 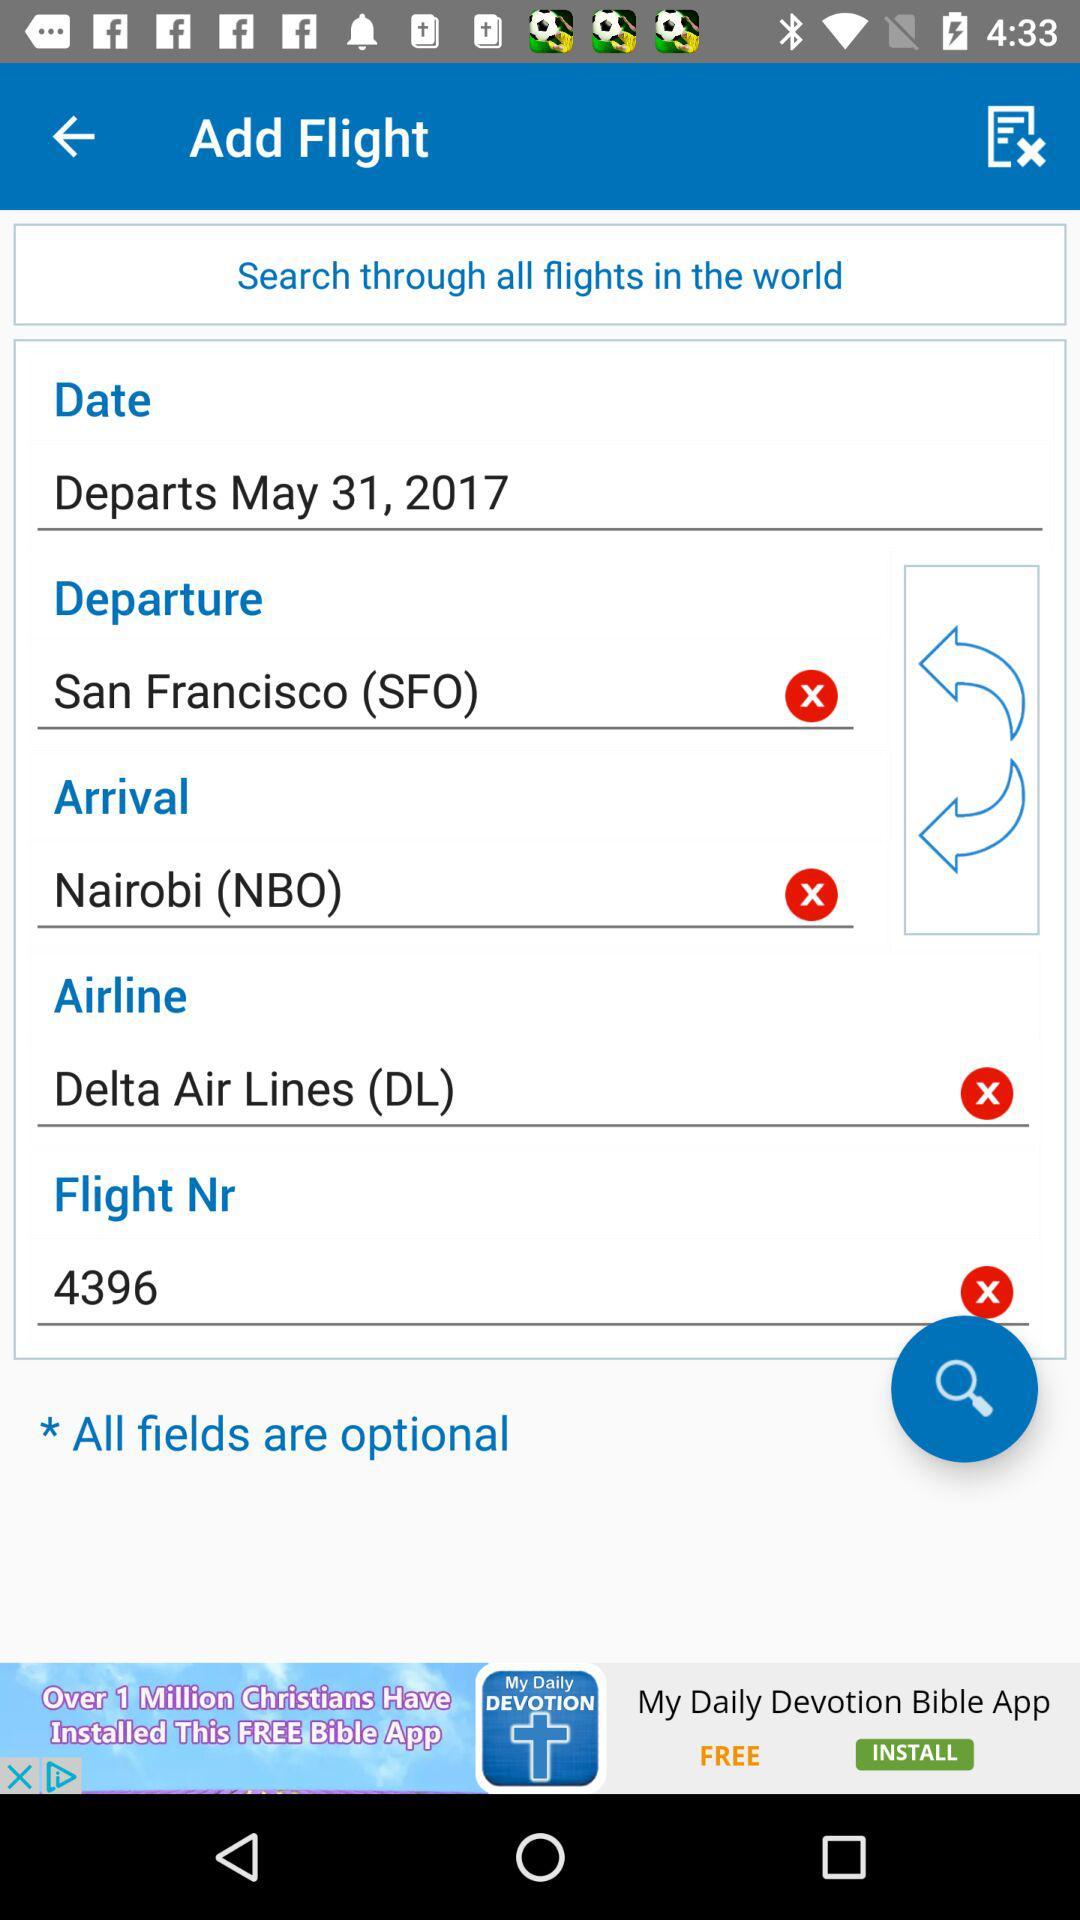 What do you see at coordinates (540, 1727) in the screenshot?
I see `interact with advertisement` at bounding box center [540, 1727].